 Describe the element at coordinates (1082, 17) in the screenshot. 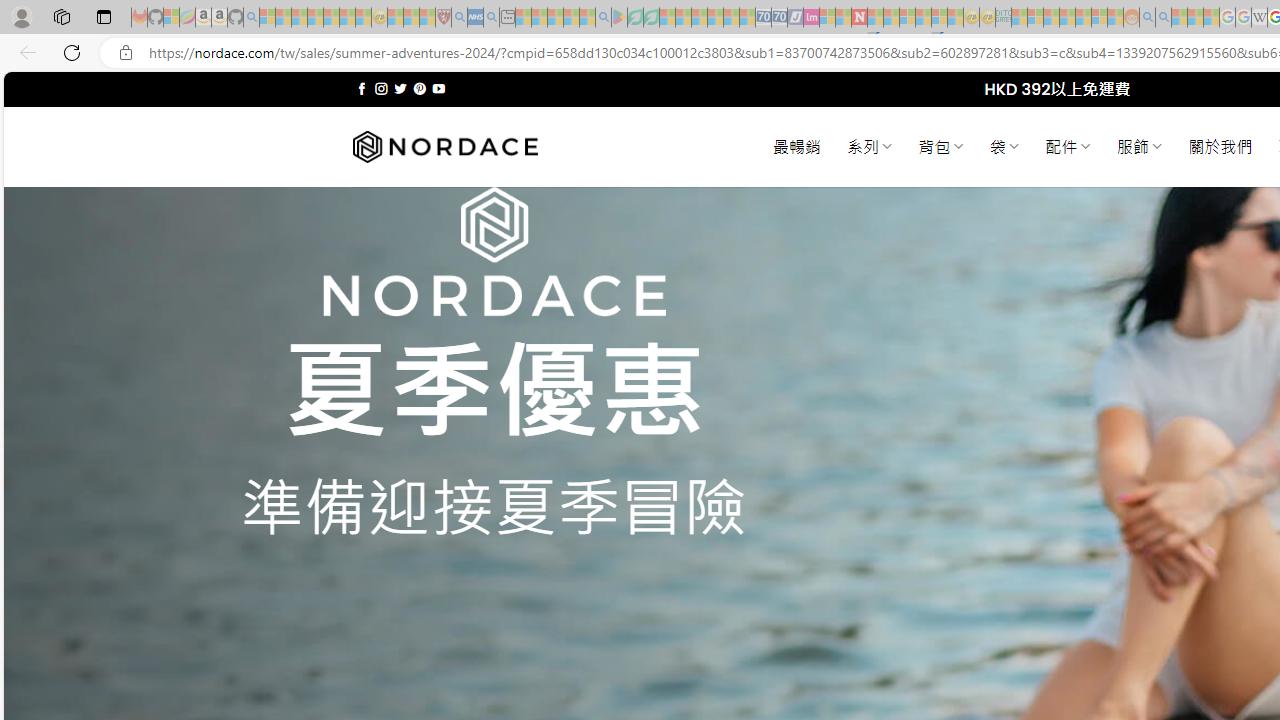

I see `'Kinda Frugal - MSN - Sleeping'` at that location.